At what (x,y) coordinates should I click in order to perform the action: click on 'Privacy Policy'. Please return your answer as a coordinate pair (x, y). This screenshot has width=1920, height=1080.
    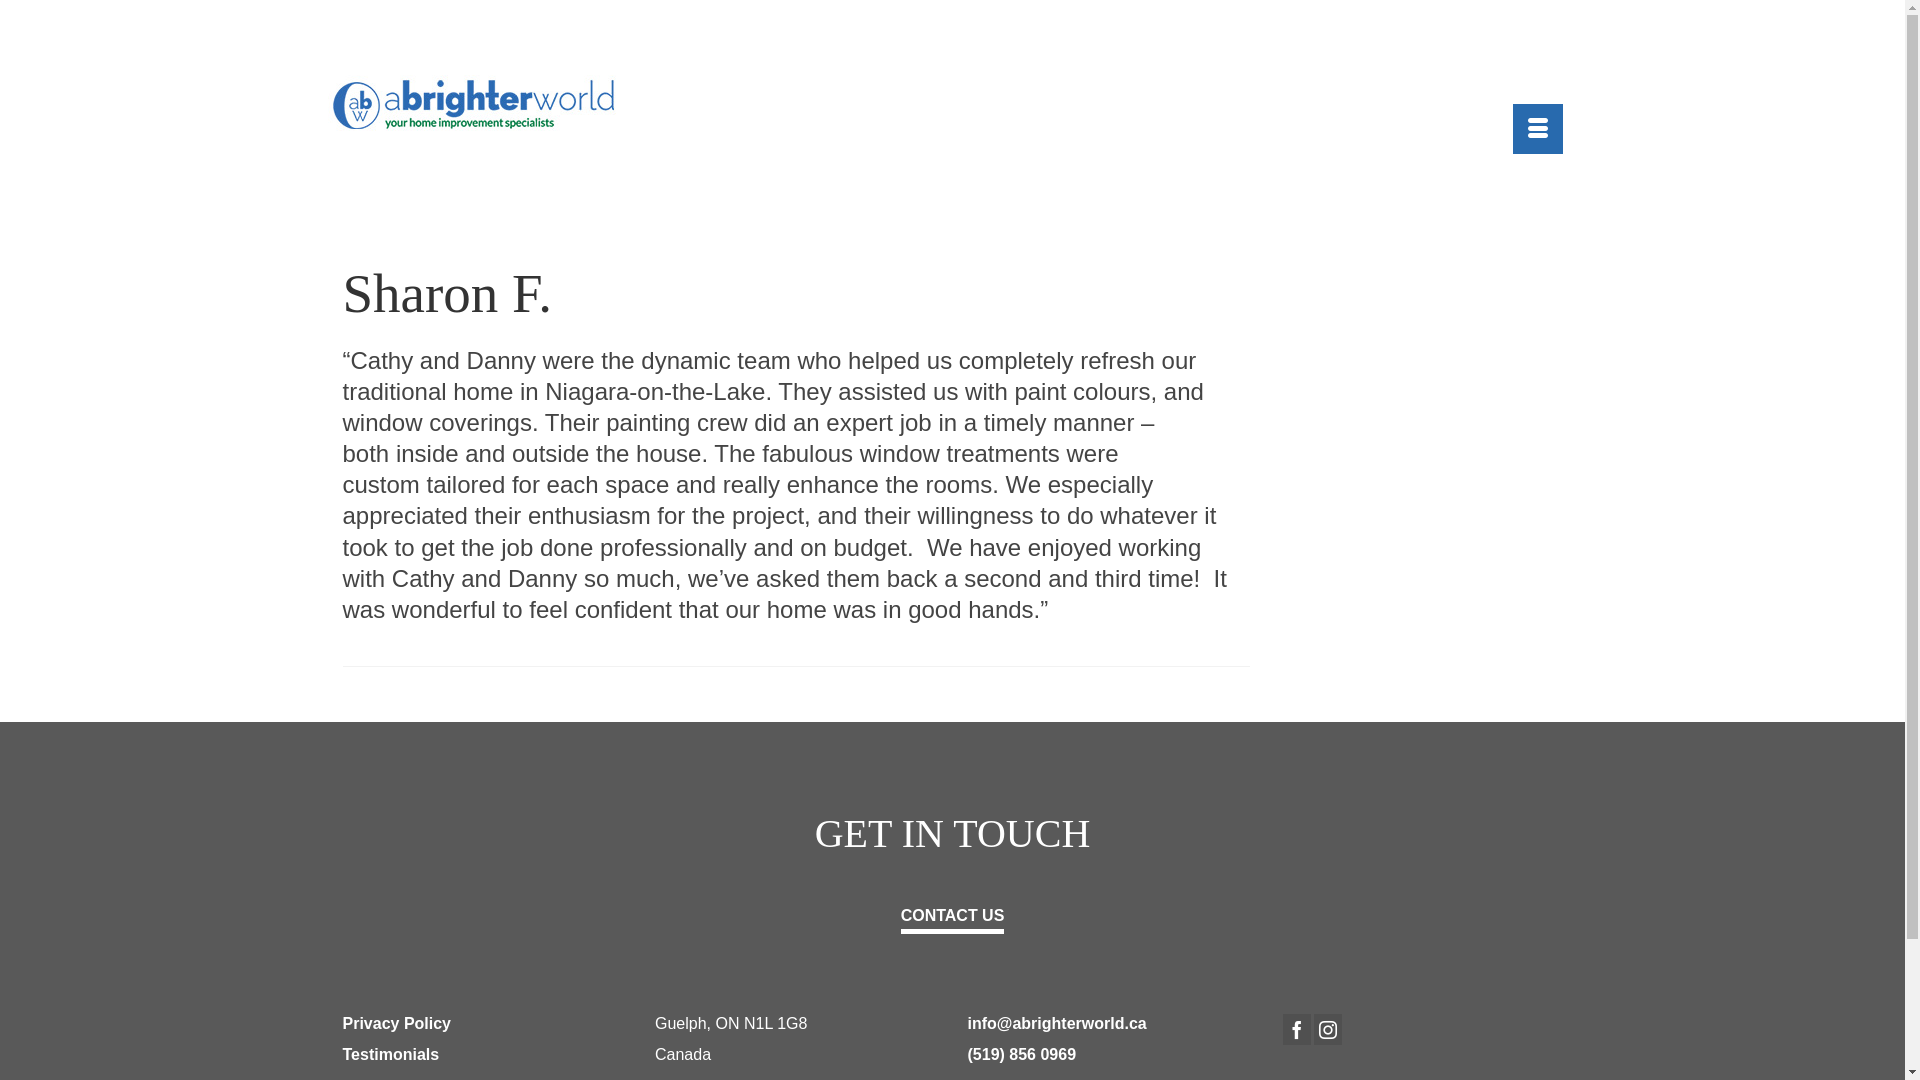
    Looking at the image, I should click on (396, 1023).